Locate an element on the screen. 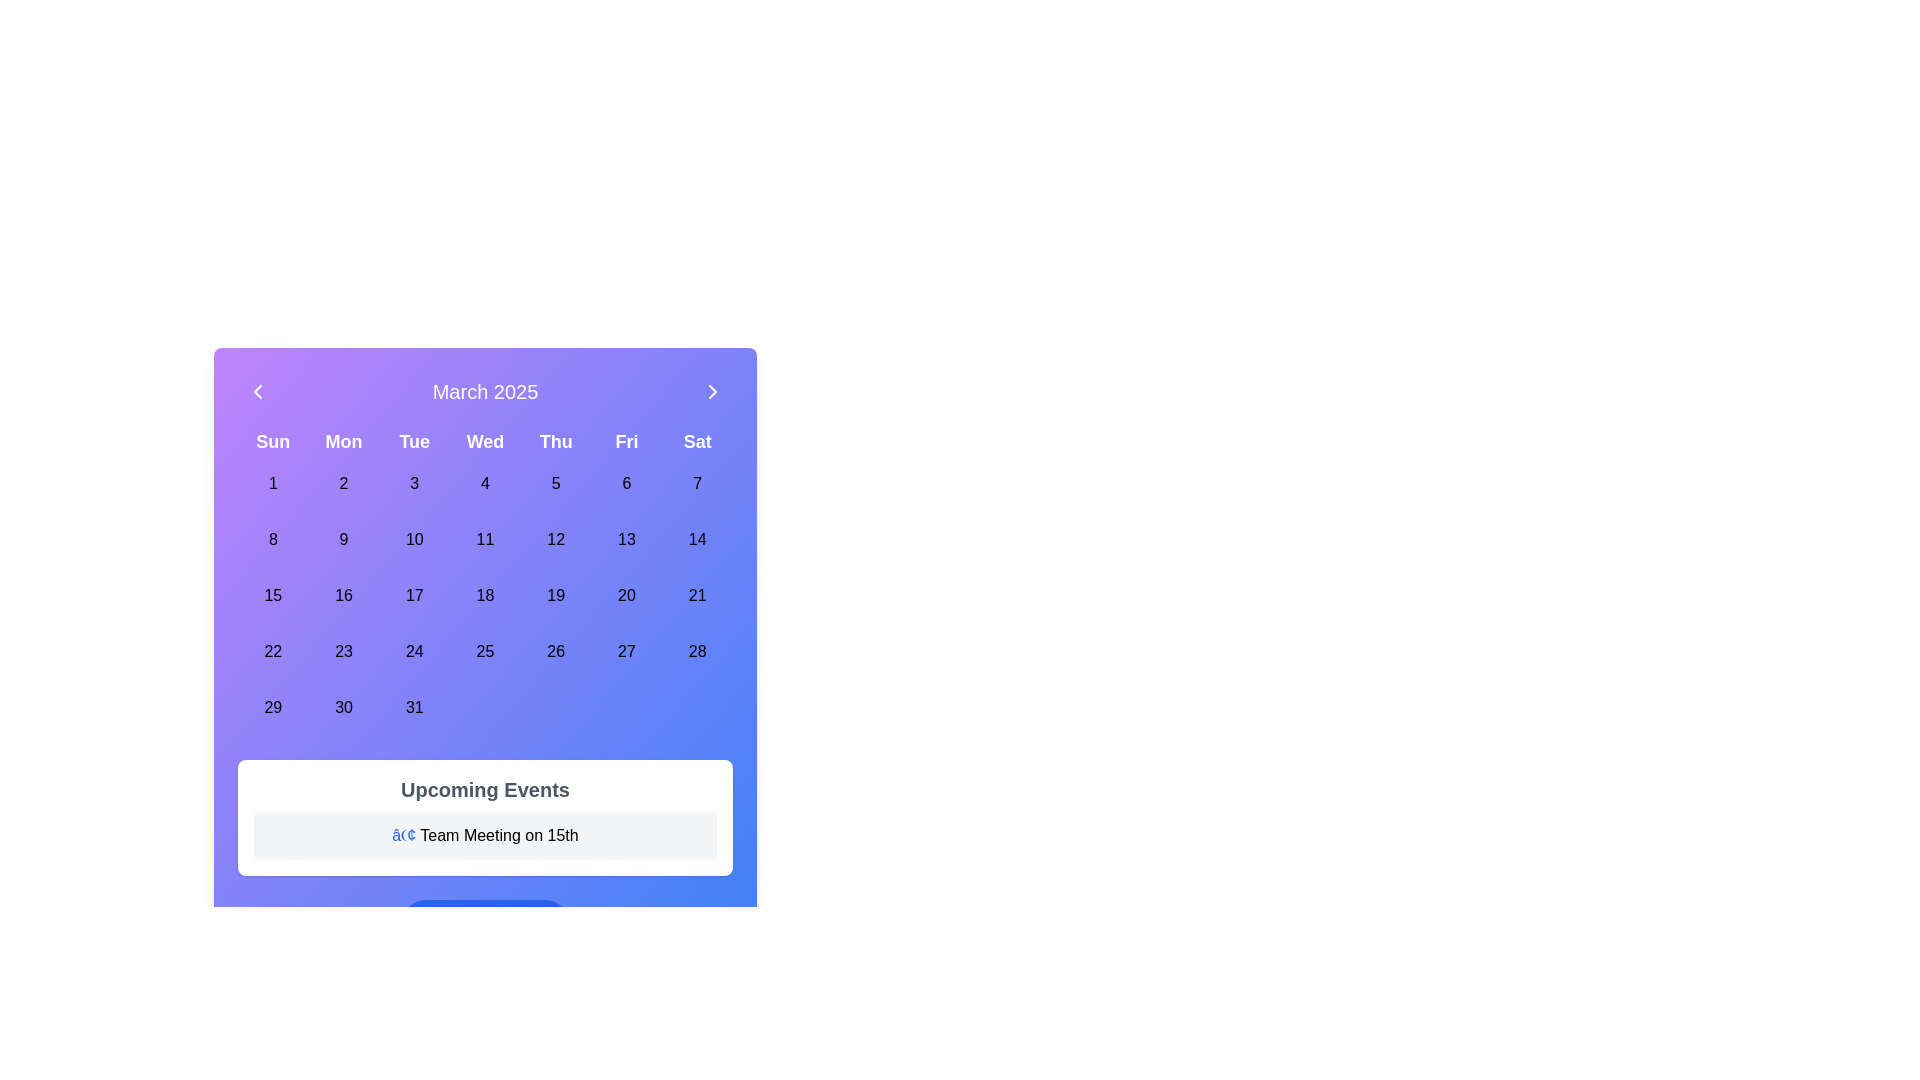  the calendar date '17' located in the fifth row and third column of the calendar grid is located at coordinates (413, 595).